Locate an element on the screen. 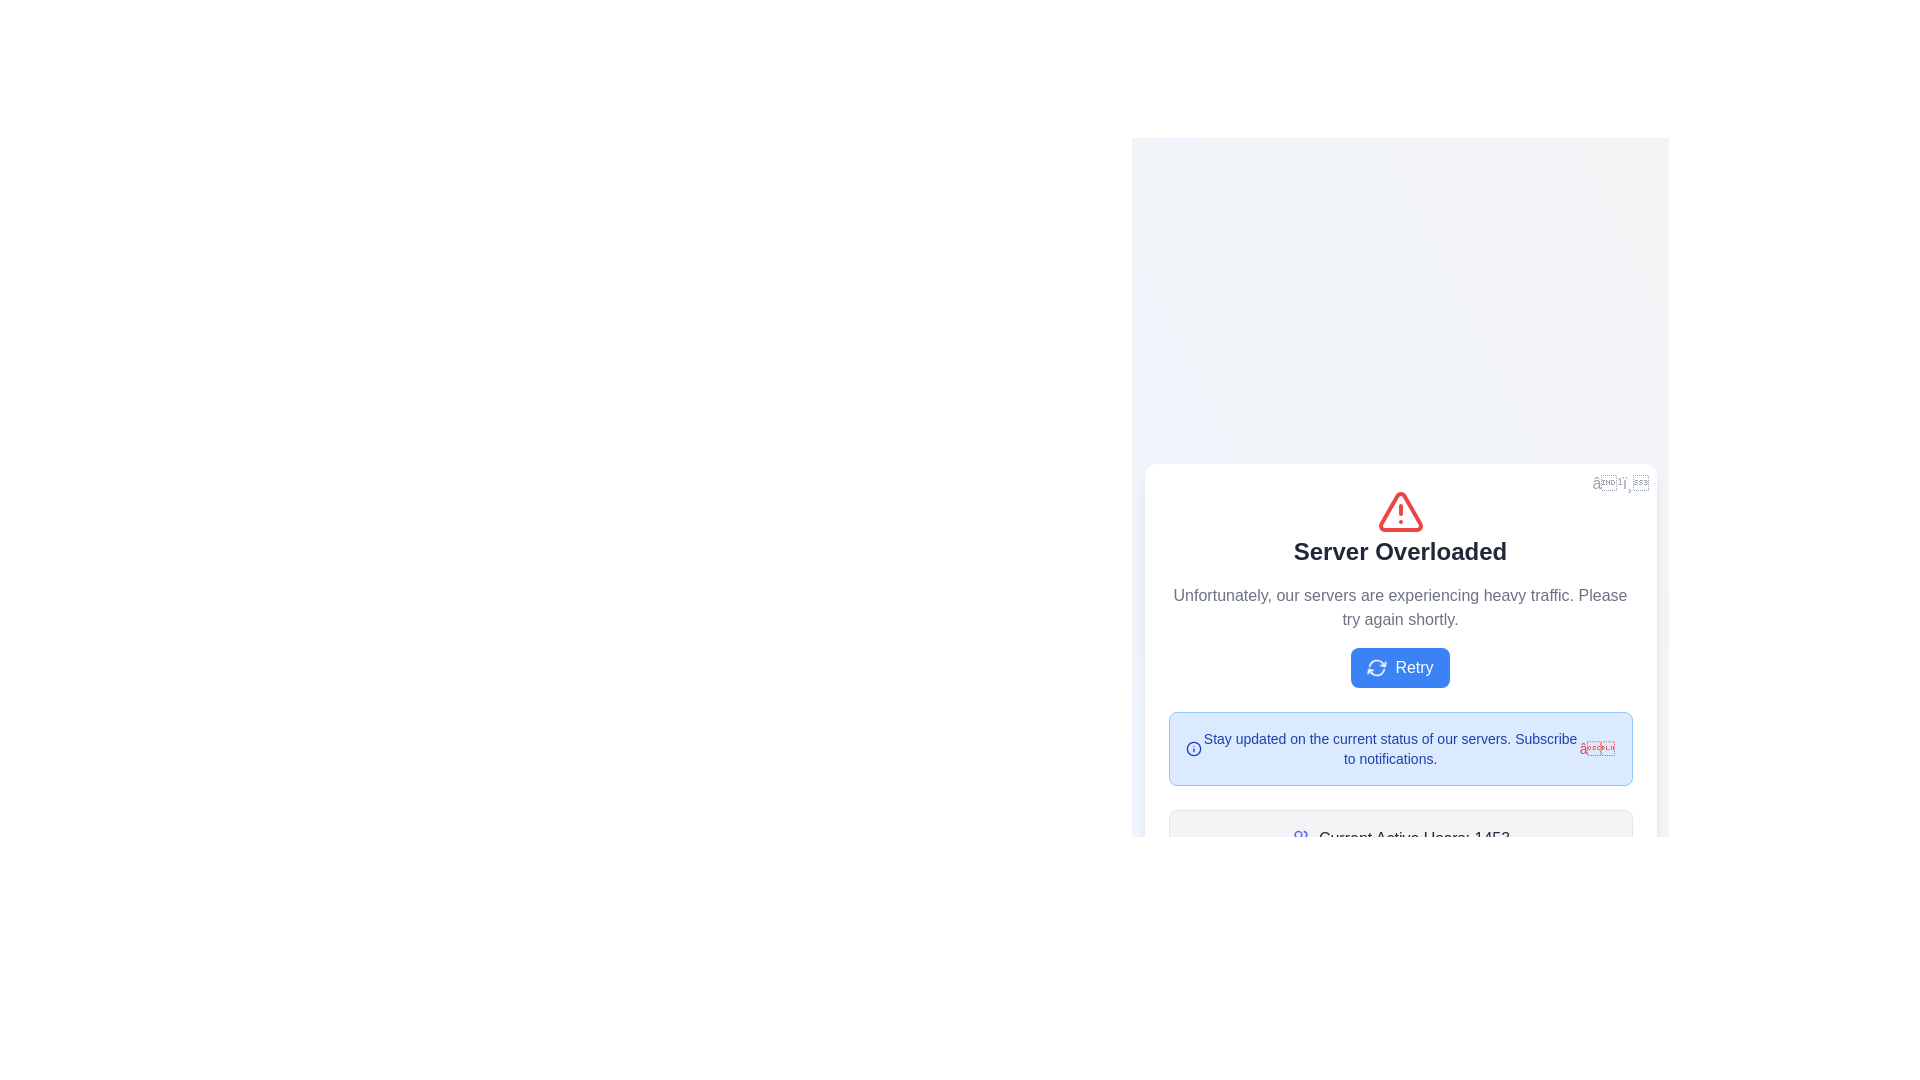 Image resolution: width=1920 pixels, height=1080 pixels. informational content displayed in the blue-themed alert box stating 'Stay updated on the current status of our servers. Subscribe to notifications.' is located at coordinates (1389, 748).